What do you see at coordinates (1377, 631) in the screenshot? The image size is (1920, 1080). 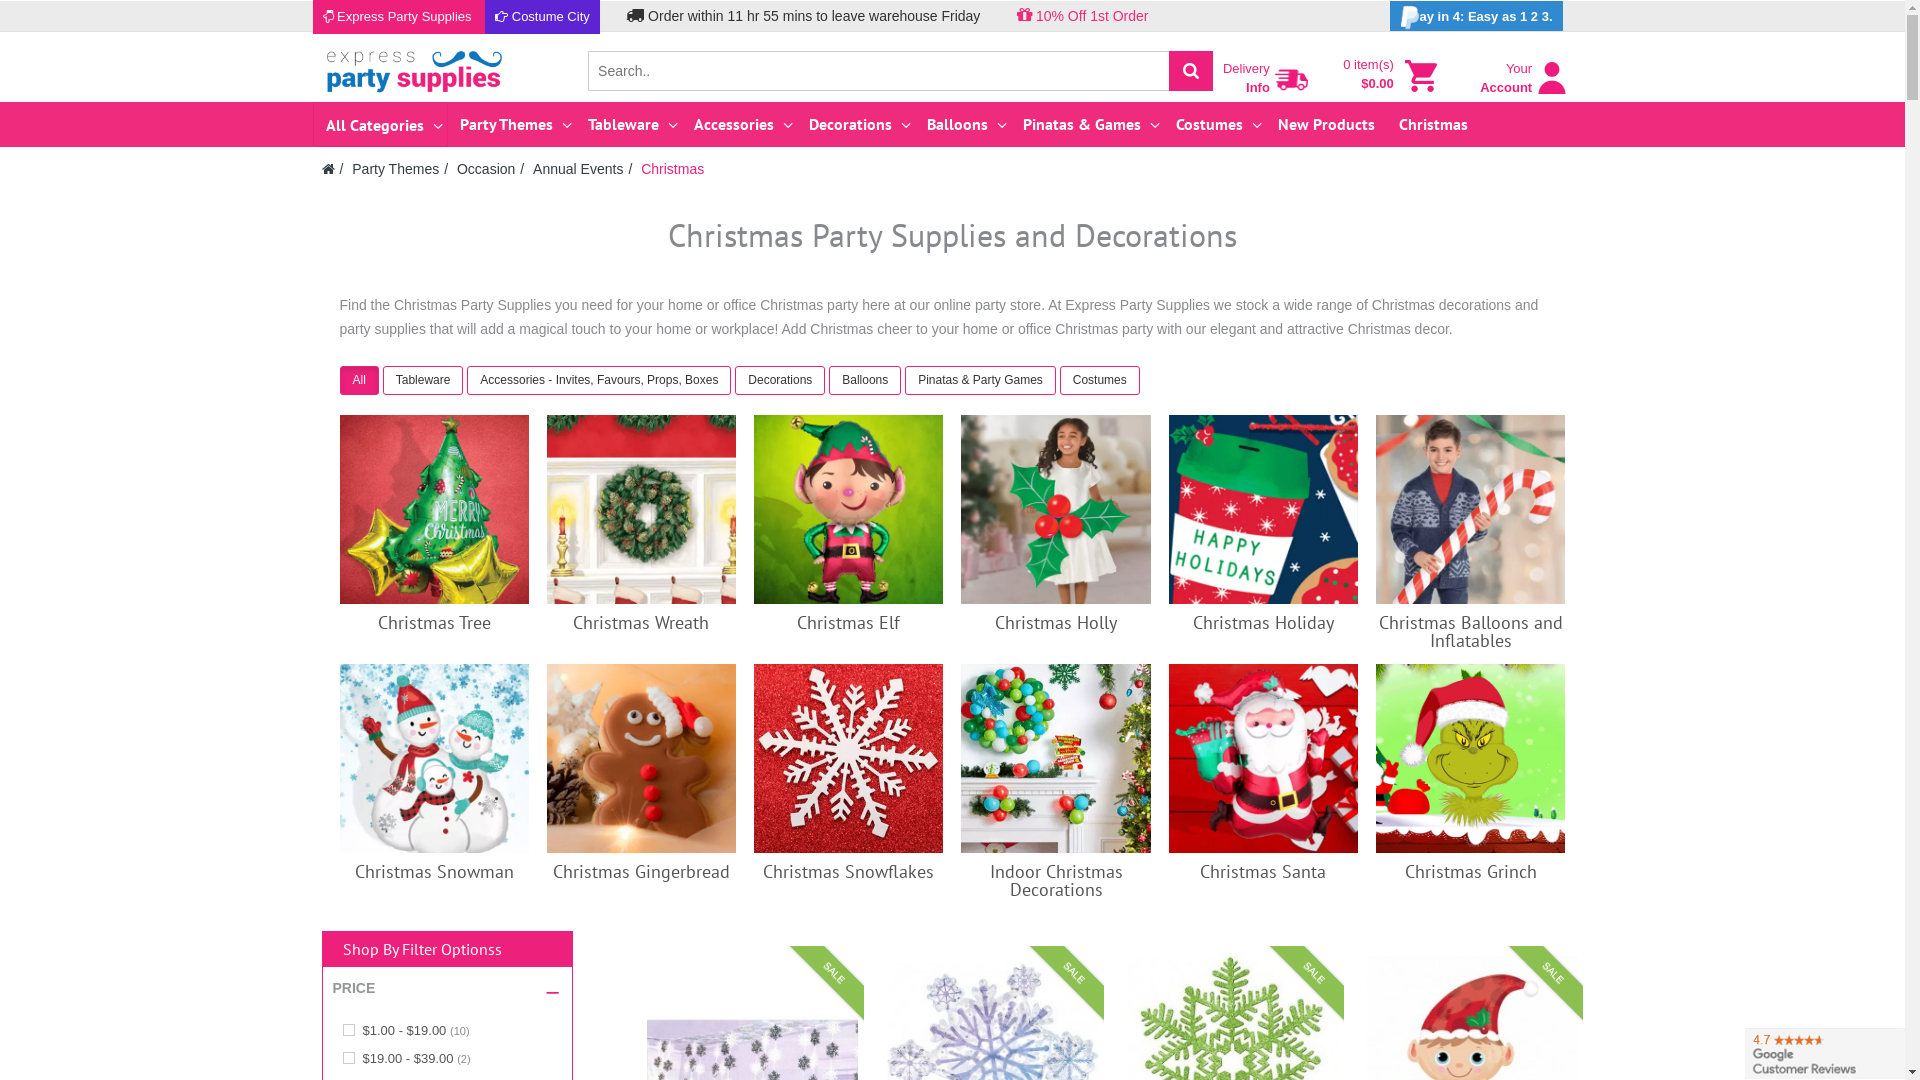 I see `'Christmas Balloons and Inflatables'` at bounding box center [1377, 631].